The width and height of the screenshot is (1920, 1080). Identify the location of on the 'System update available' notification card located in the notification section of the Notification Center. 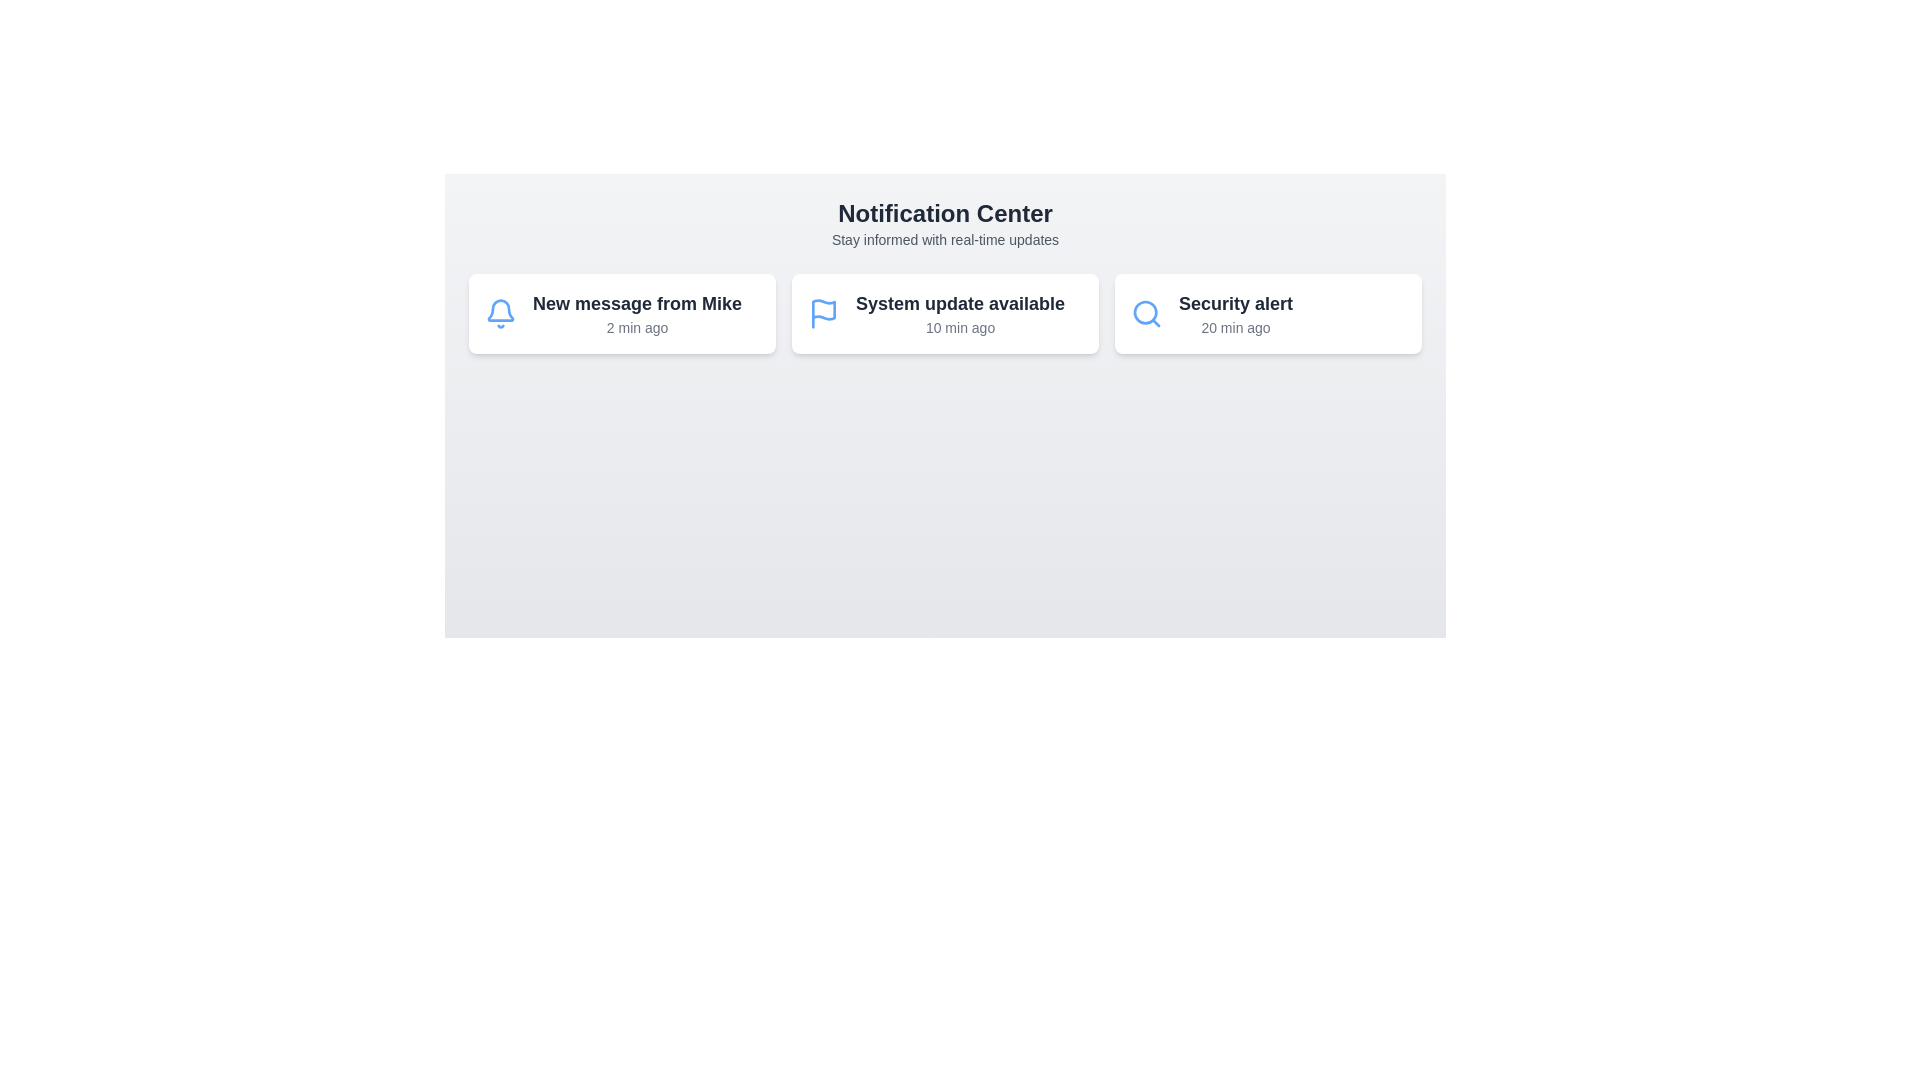
(944, 313).